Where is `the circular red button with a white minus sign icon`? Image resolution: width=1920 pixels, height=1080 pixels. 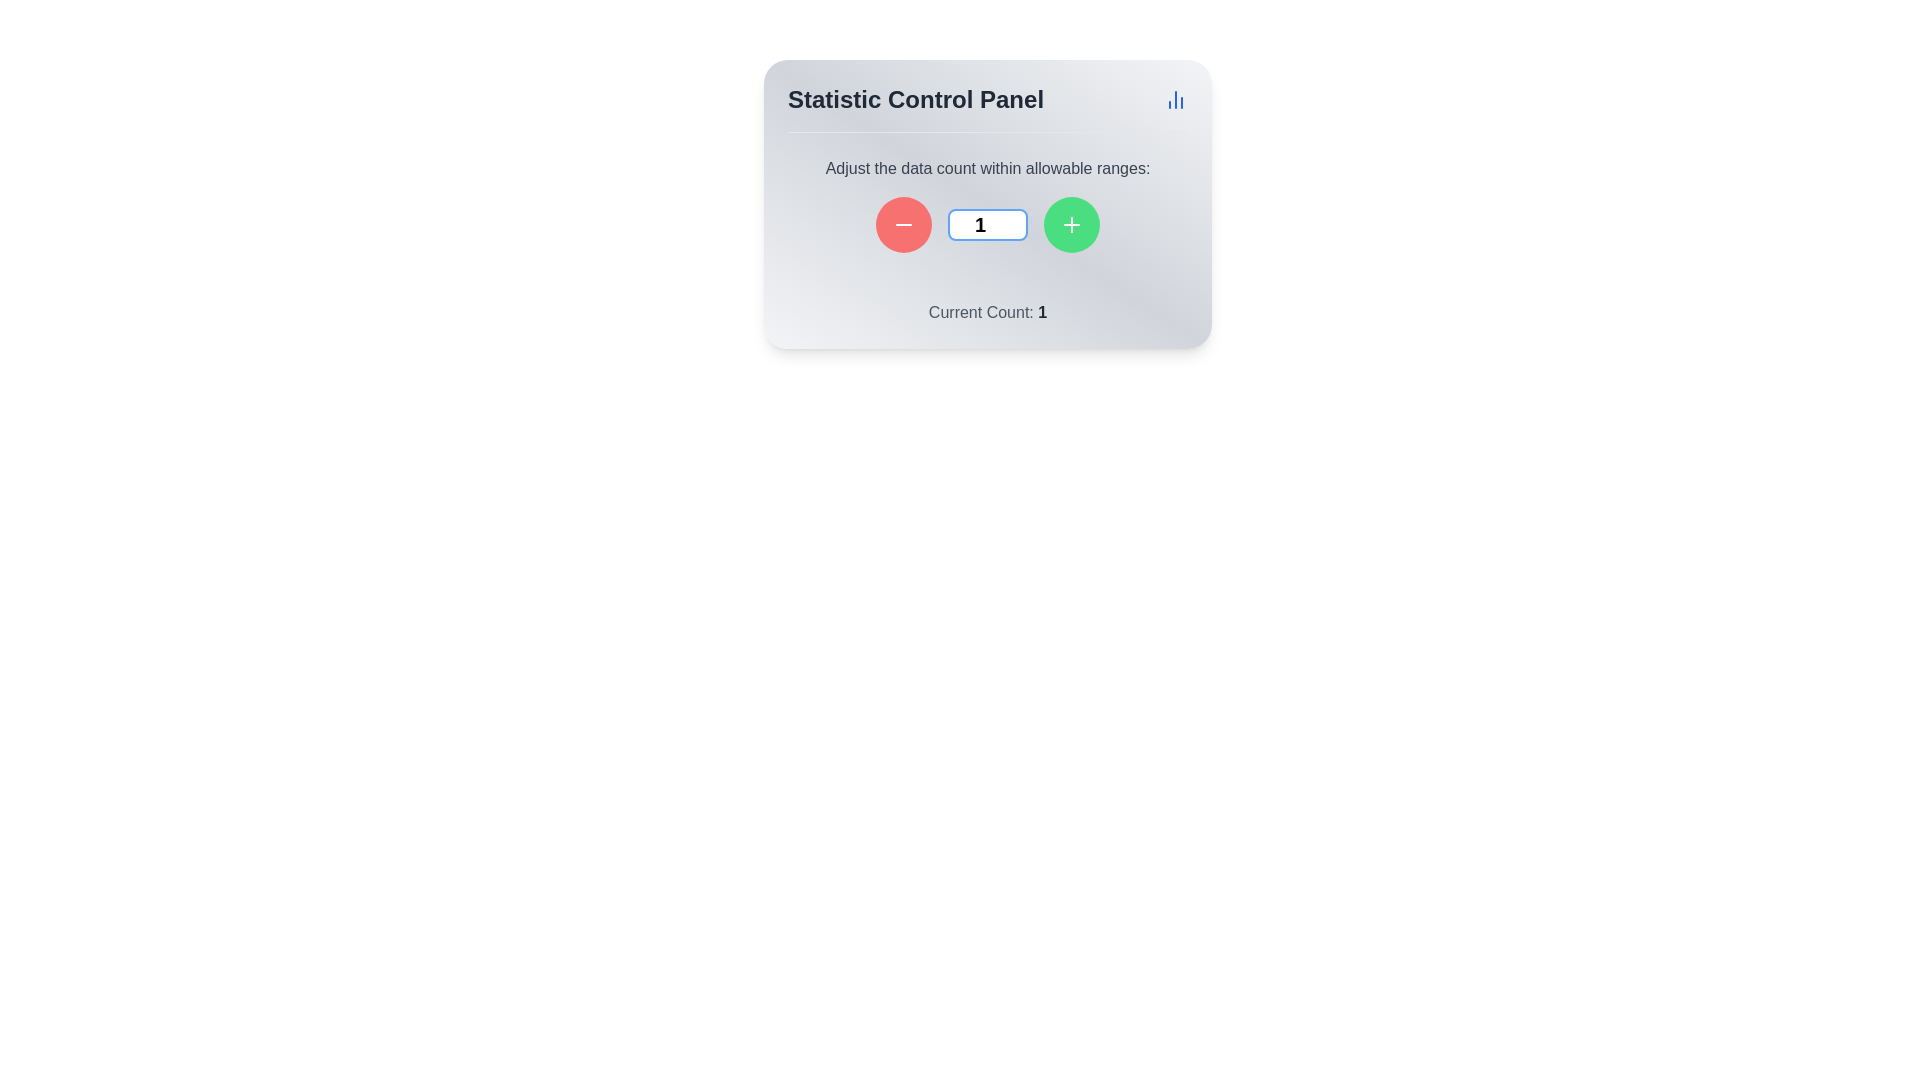 the circular red button with a white minus sign icon is located at coordinates (902, 224).